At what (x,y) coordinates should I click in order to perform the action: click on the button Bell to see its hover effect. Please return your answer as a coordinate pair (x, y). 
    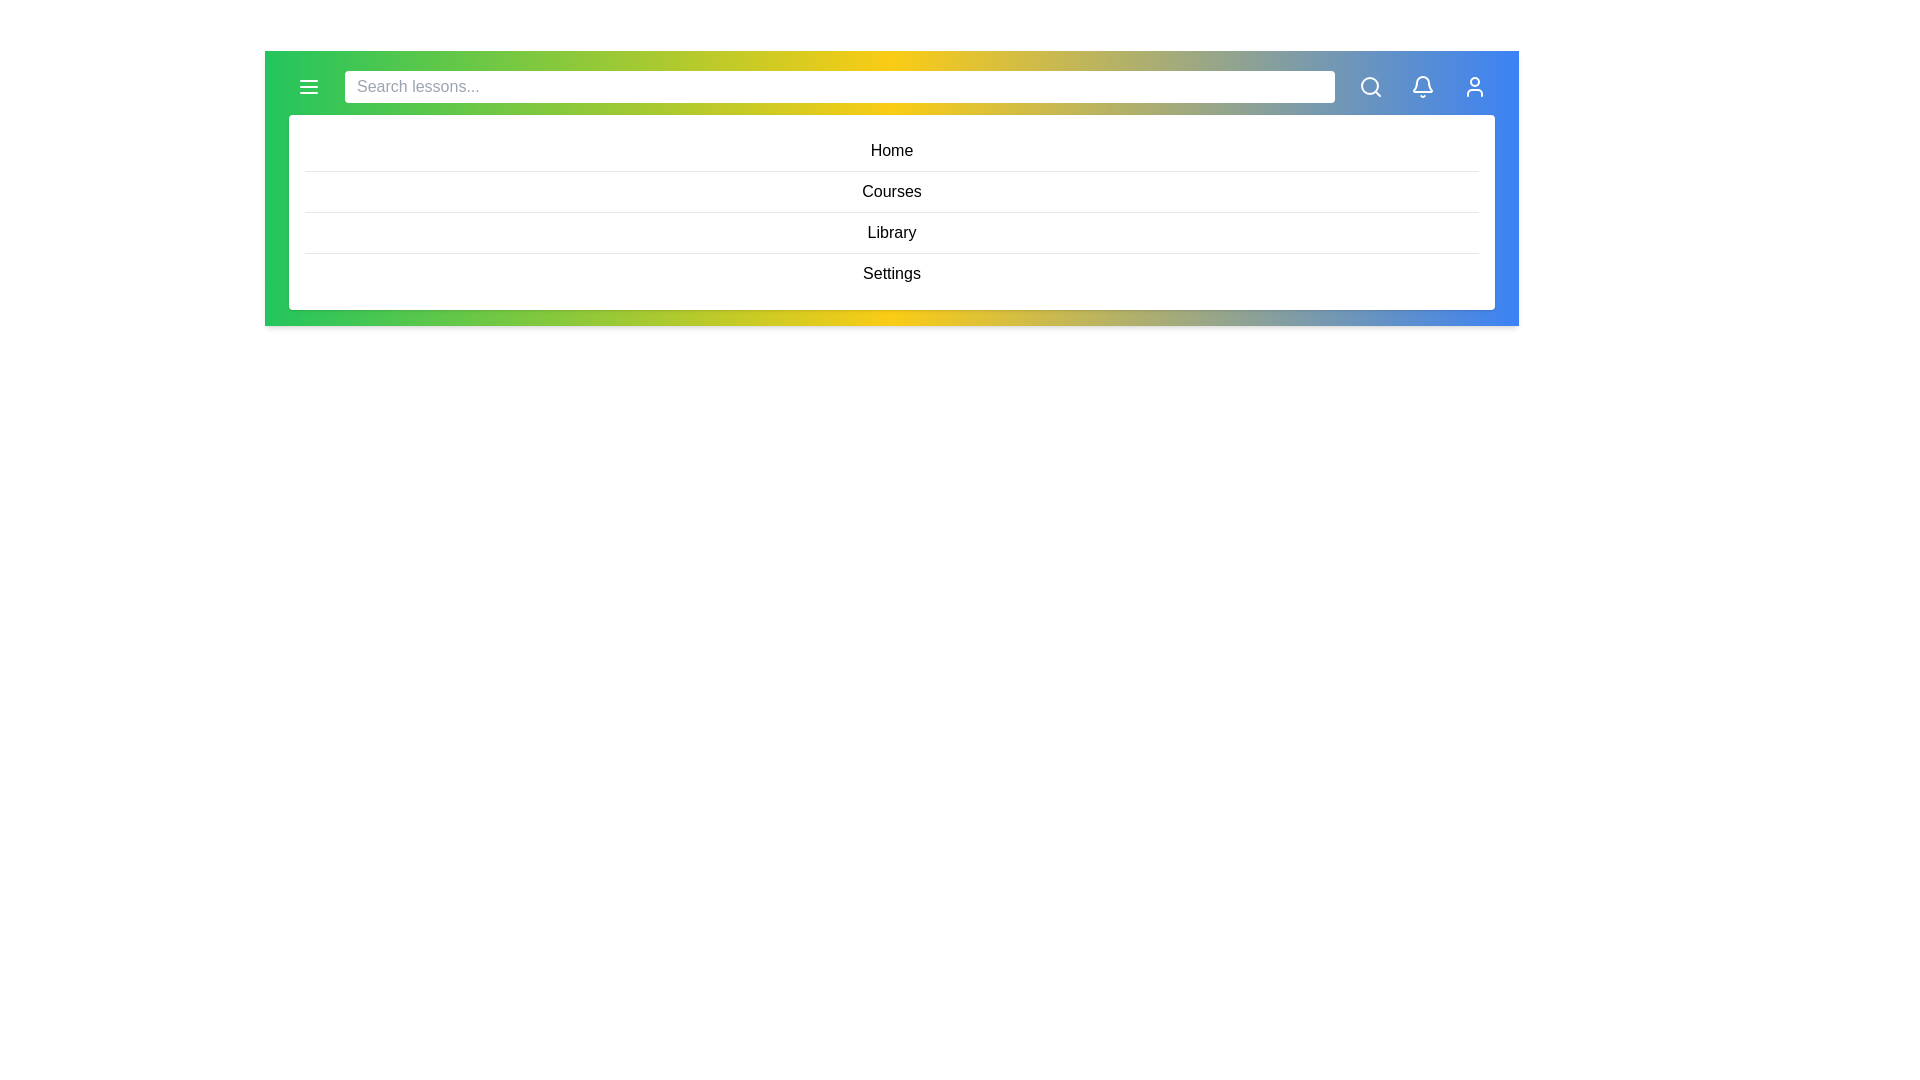
    Looking at the image, I should click on (1421, 86).